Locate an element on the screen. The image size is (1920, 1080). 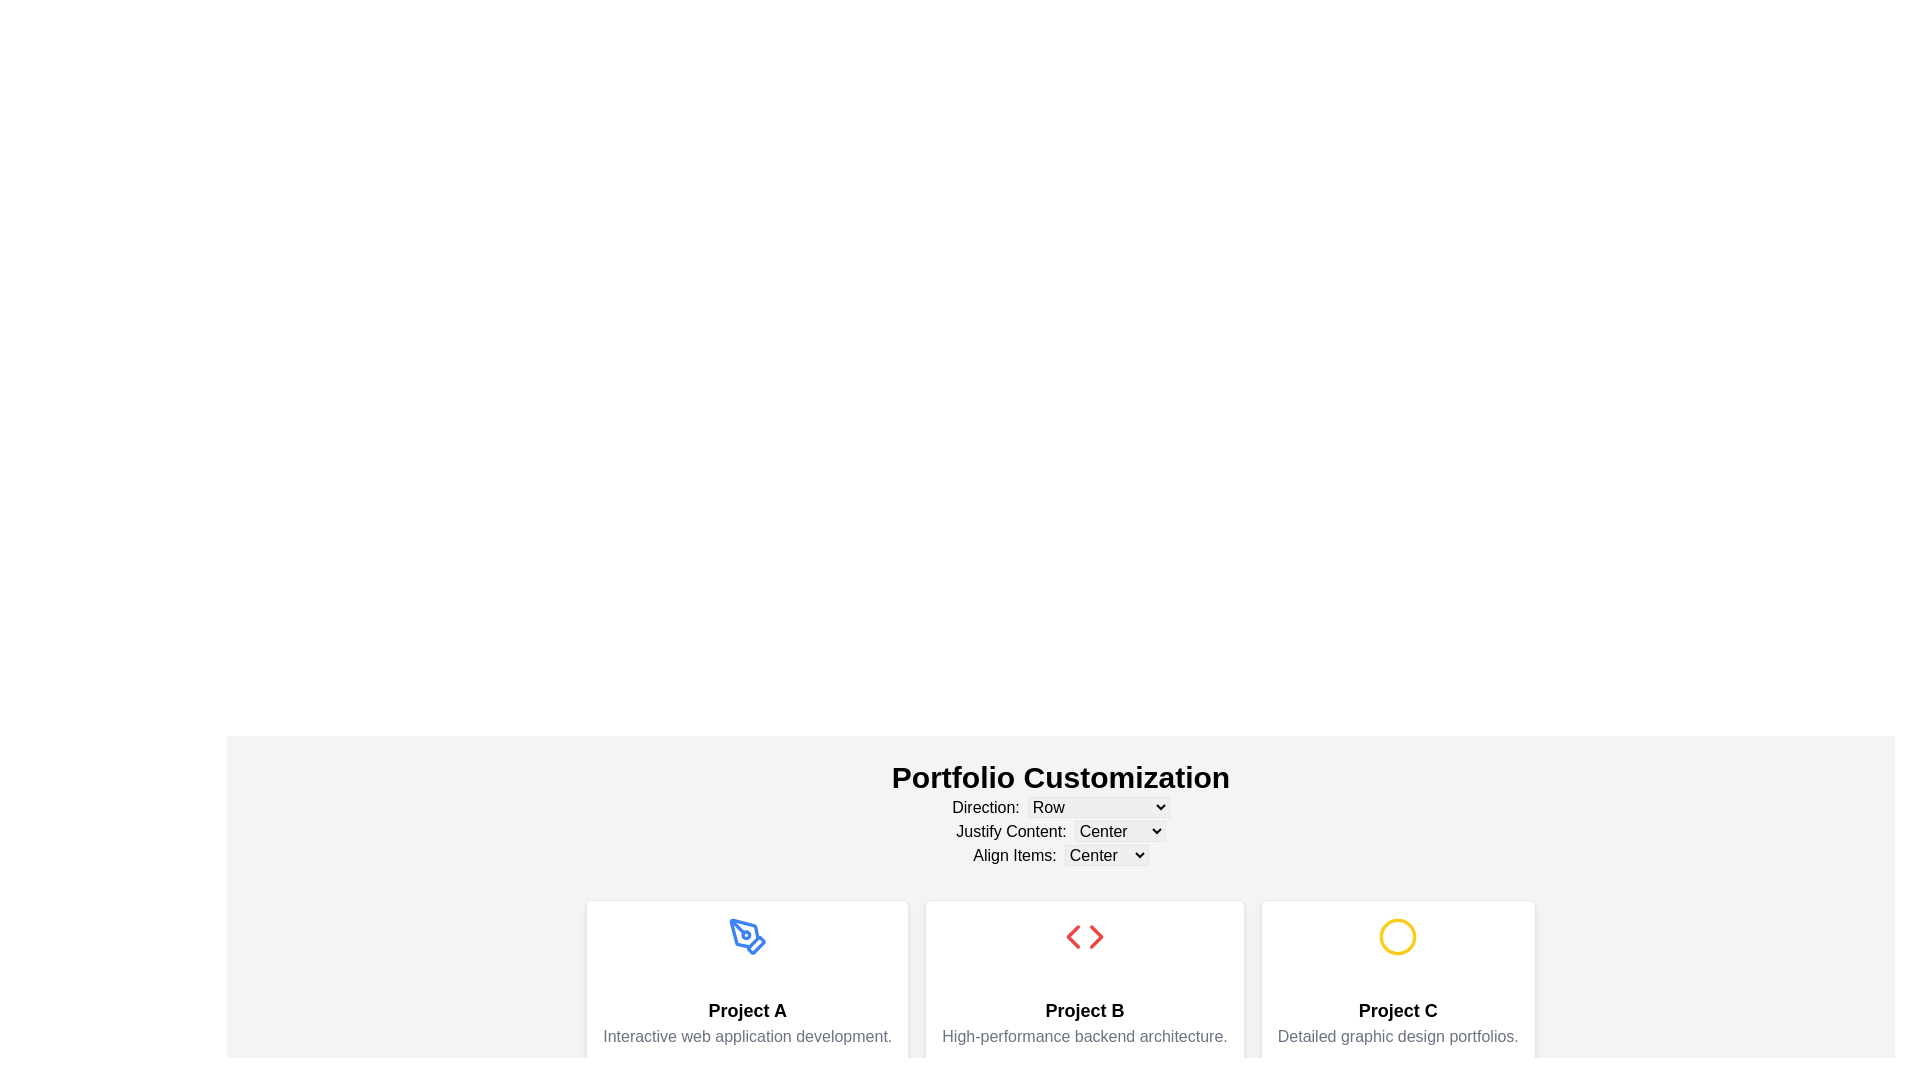
the decorative icon associated with 'Project C', positioned at the top of the card above the text content is located at coordinates (1397, 947).